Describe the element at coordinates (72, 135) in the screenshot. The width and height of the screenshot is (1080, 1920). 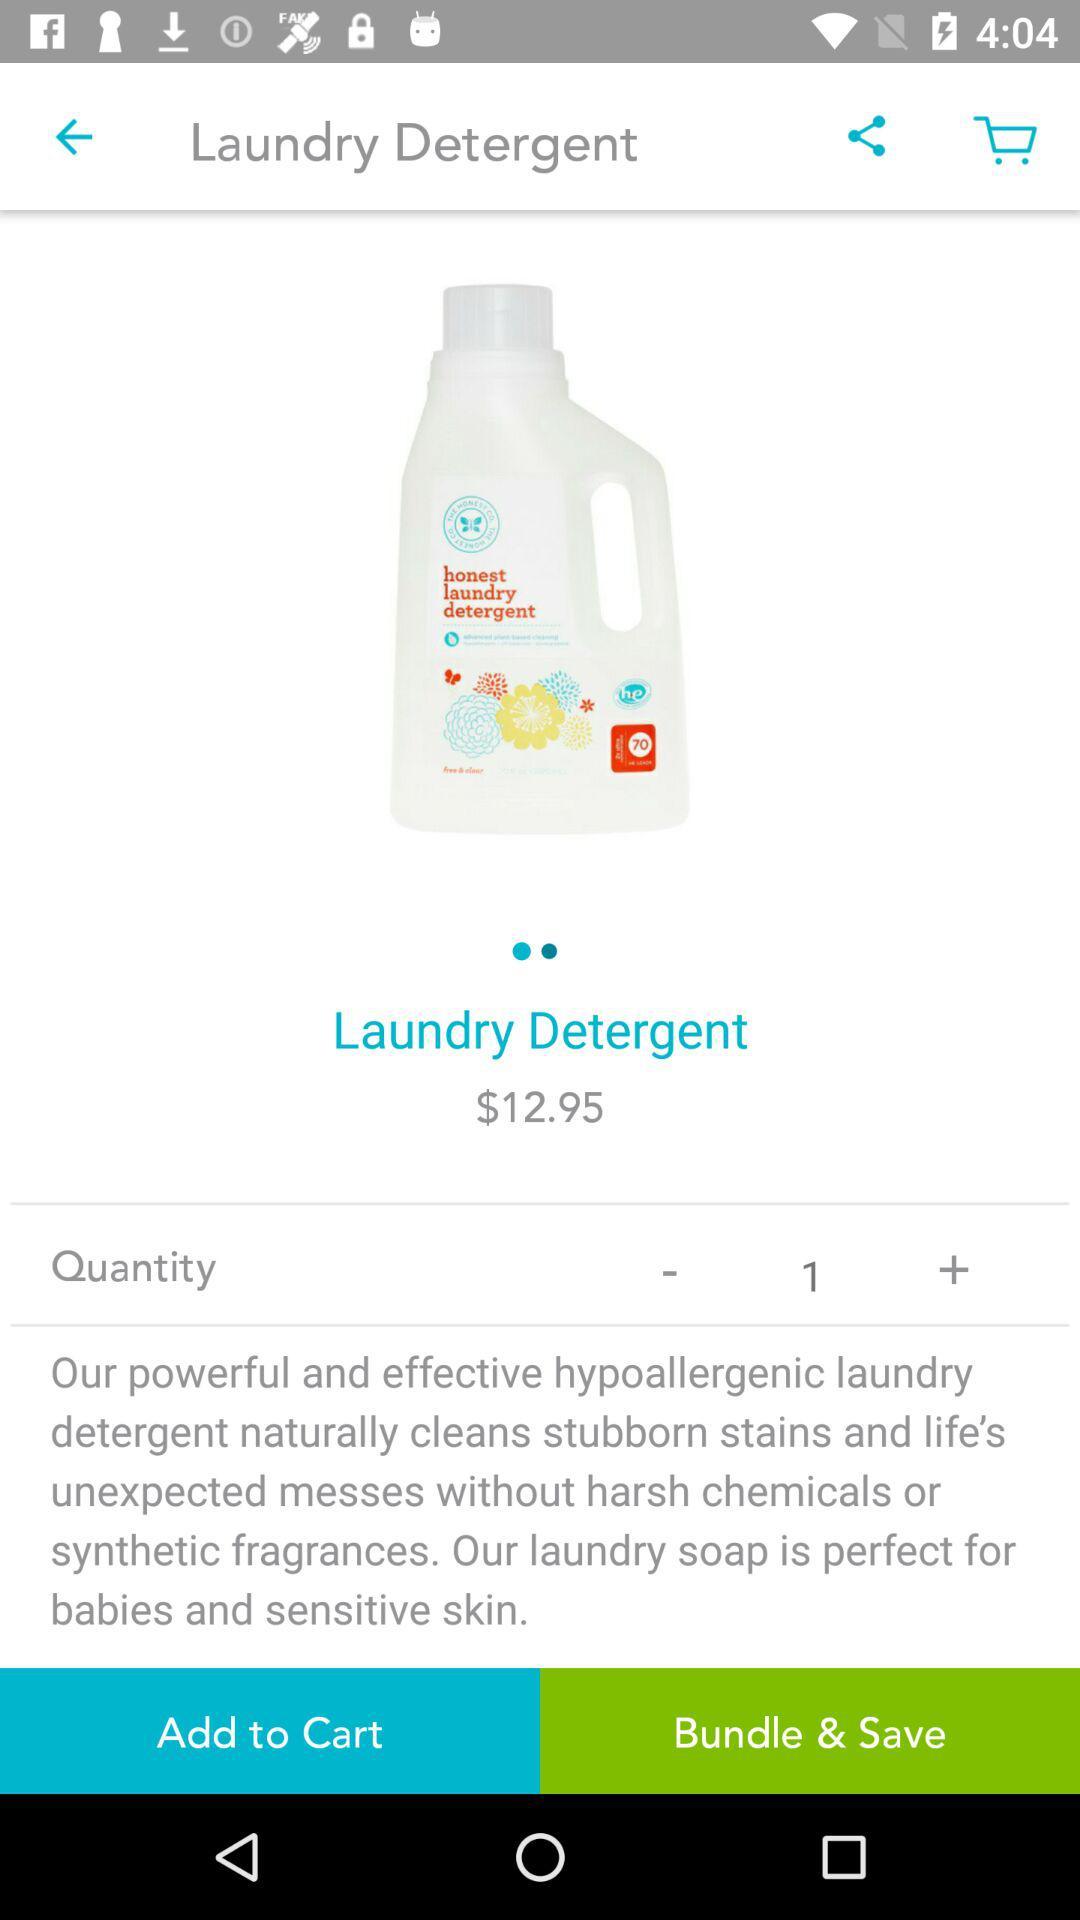
I see `icon next to laundry detergent item` at that location.